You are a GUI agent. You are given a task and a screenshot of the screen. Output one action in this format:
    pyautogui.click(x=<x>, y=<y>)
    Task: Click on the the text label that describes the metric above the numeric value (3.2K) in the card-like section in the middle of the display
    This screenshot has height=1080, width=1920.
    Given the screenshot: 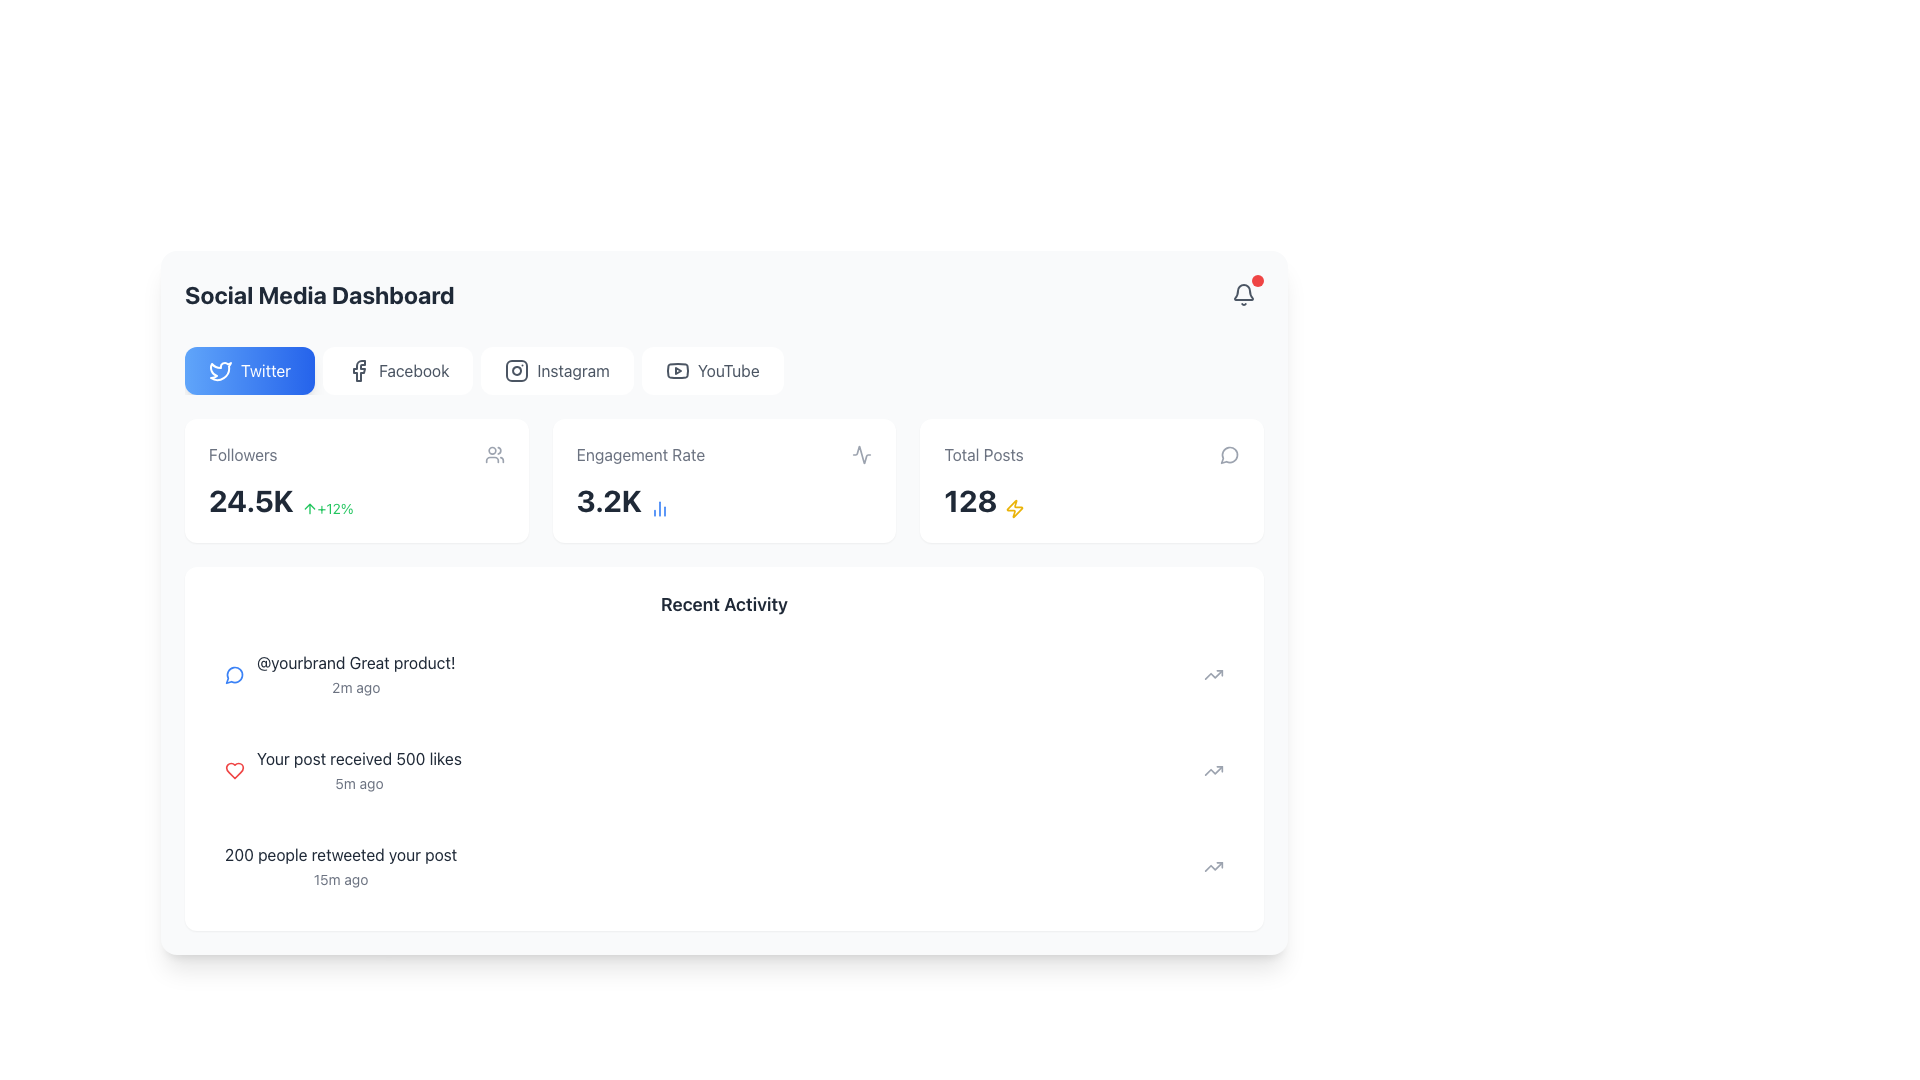 What is the action you would take?
    pyautogui.click(x=640, y=455)
    